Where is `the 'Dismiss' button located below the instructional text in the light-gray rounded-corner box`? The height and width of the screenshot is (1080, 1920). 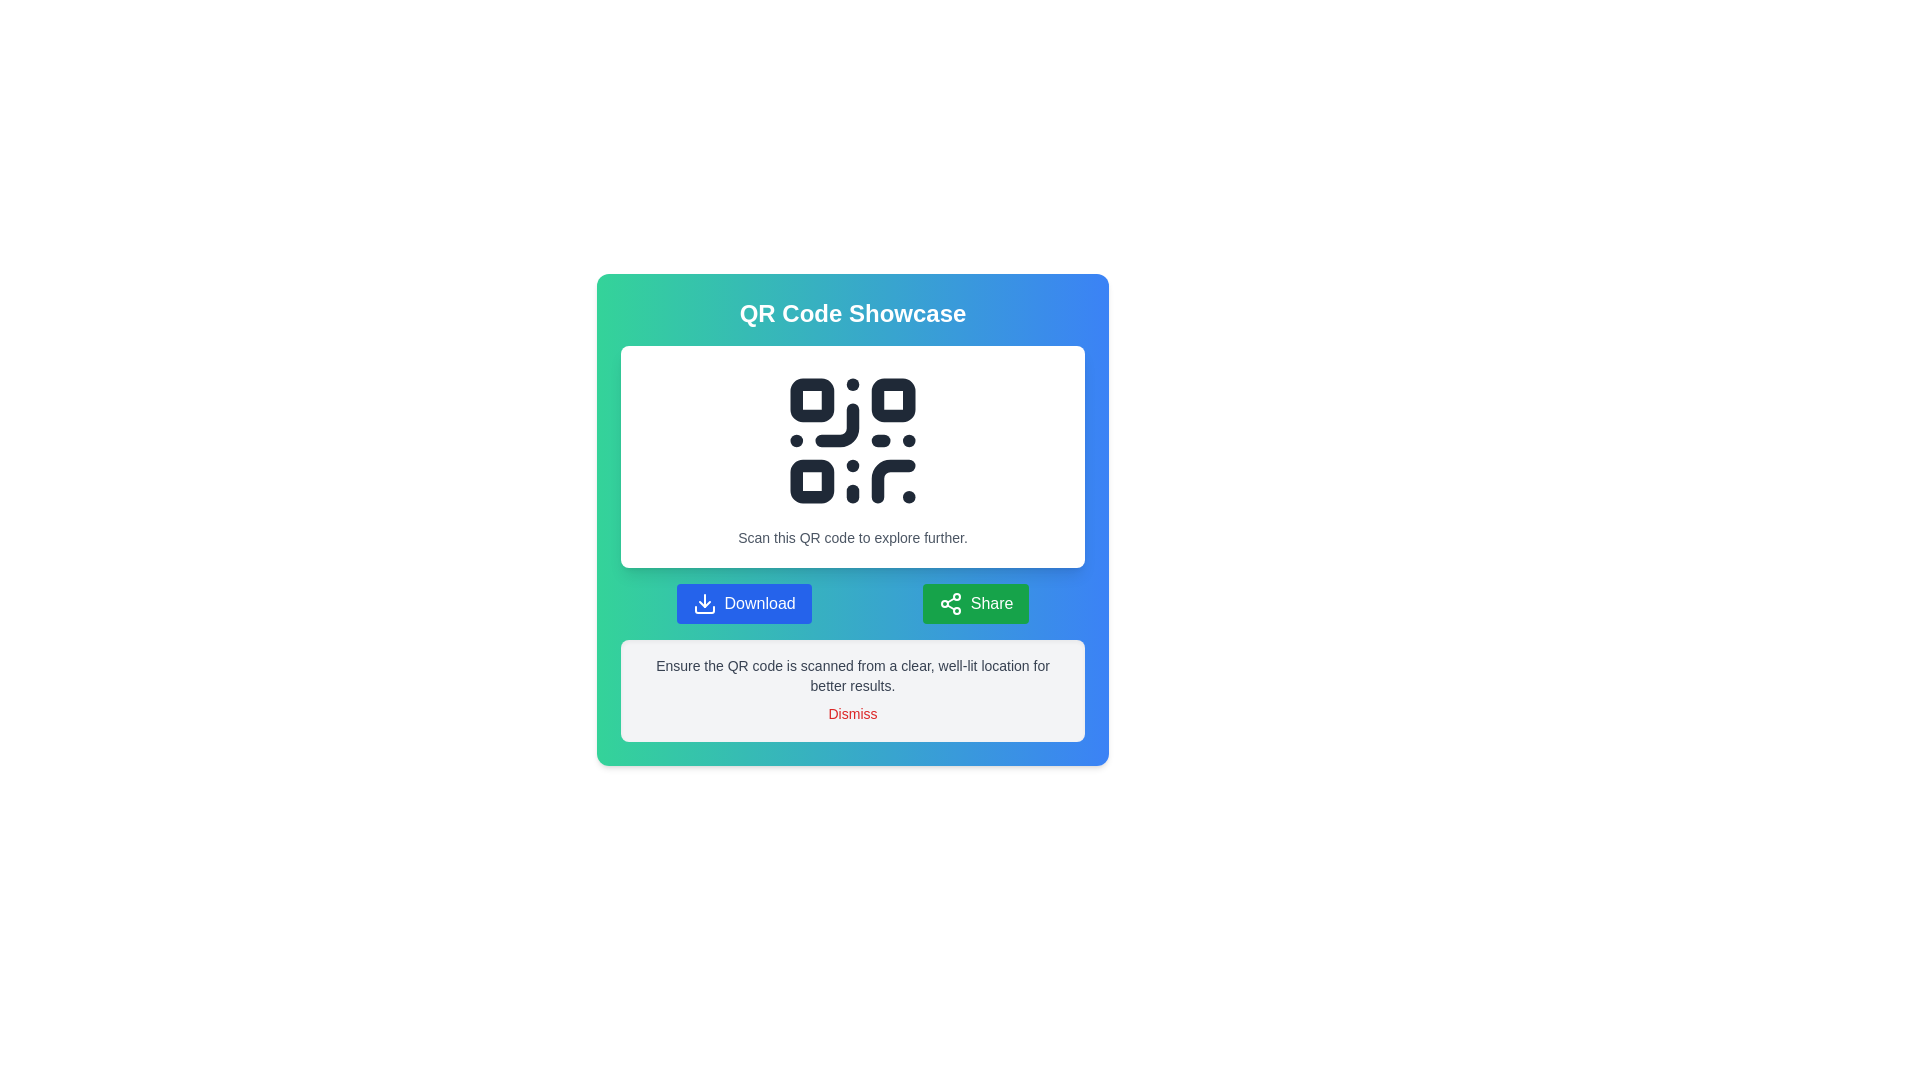 the 'Dismiss' button located below the instructional text in the light-gray rounded-corner box is located at coordinates (853, 712).